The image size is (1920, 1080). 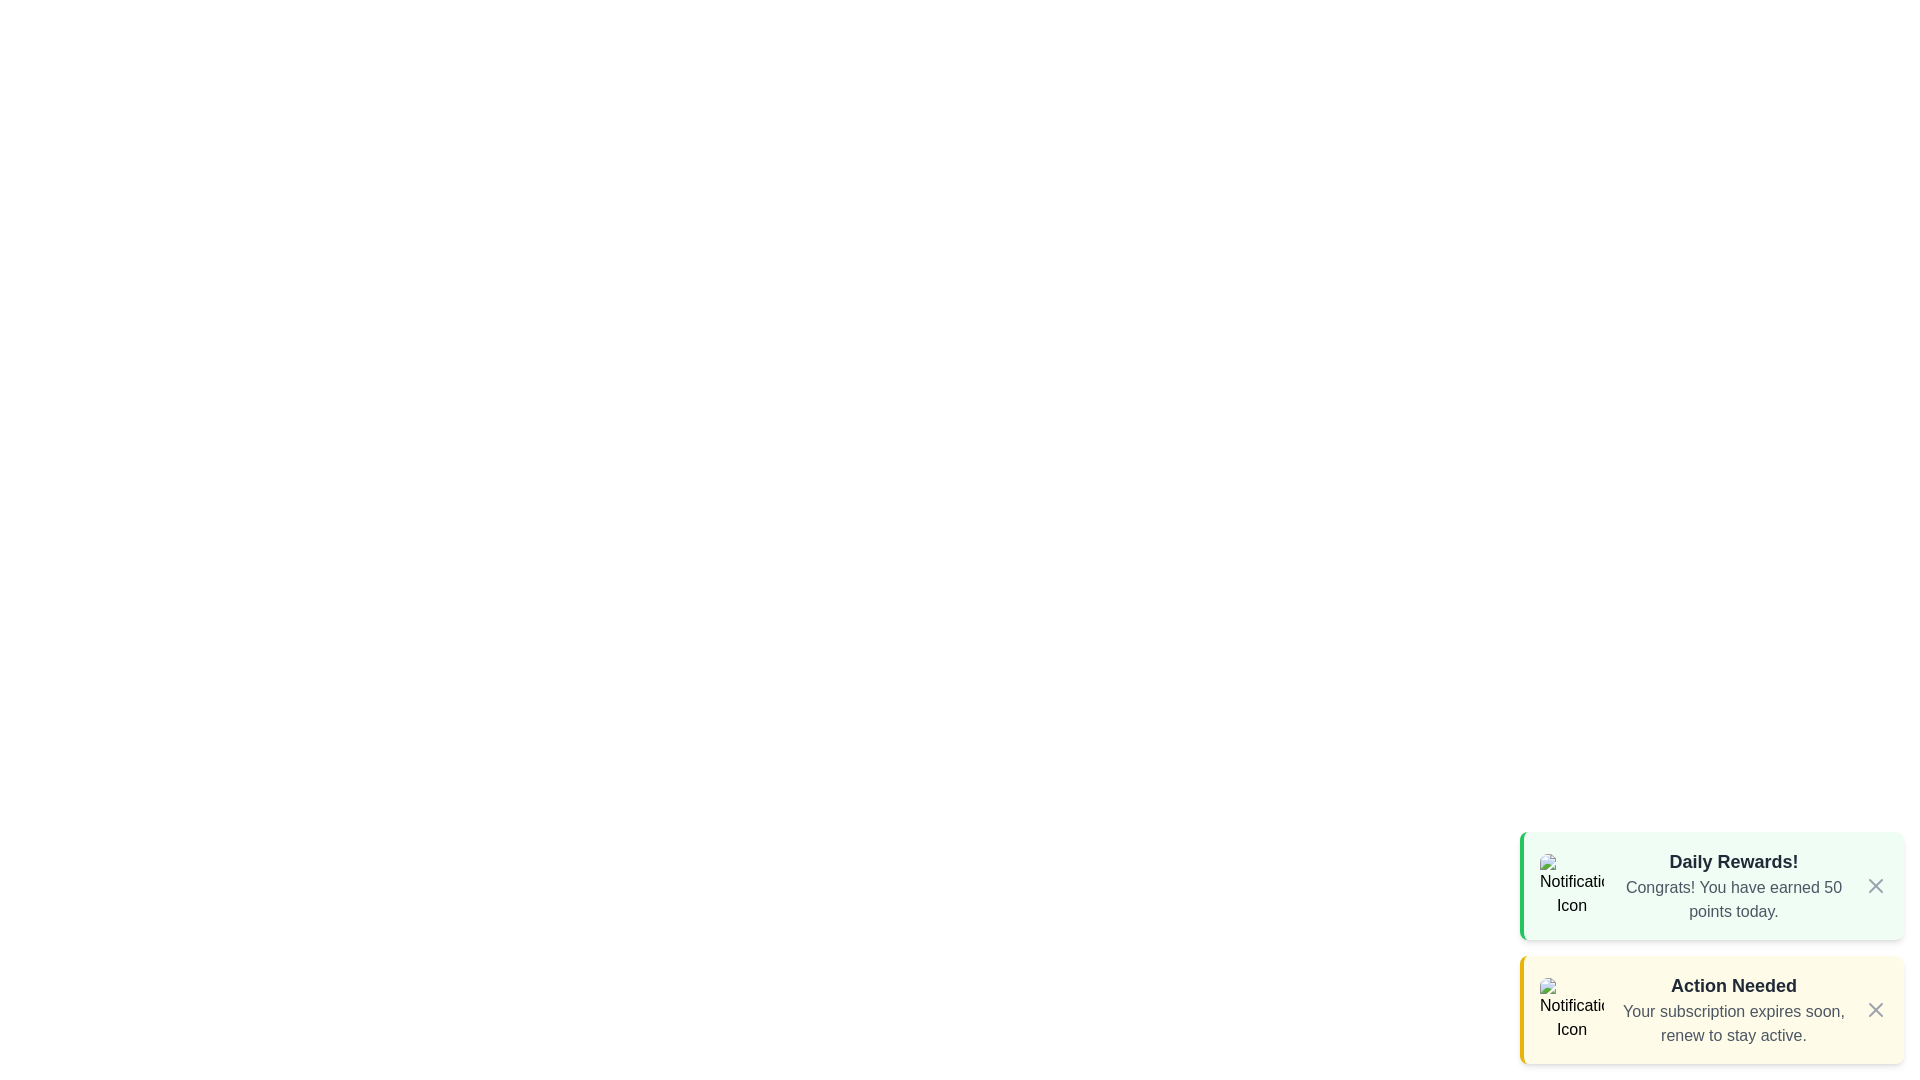 What do you see at coordinates (1875, 1010) in the screenshot?
I see `the close button of the notification with the title Action Needed` at bounding box center [1875, 1010].